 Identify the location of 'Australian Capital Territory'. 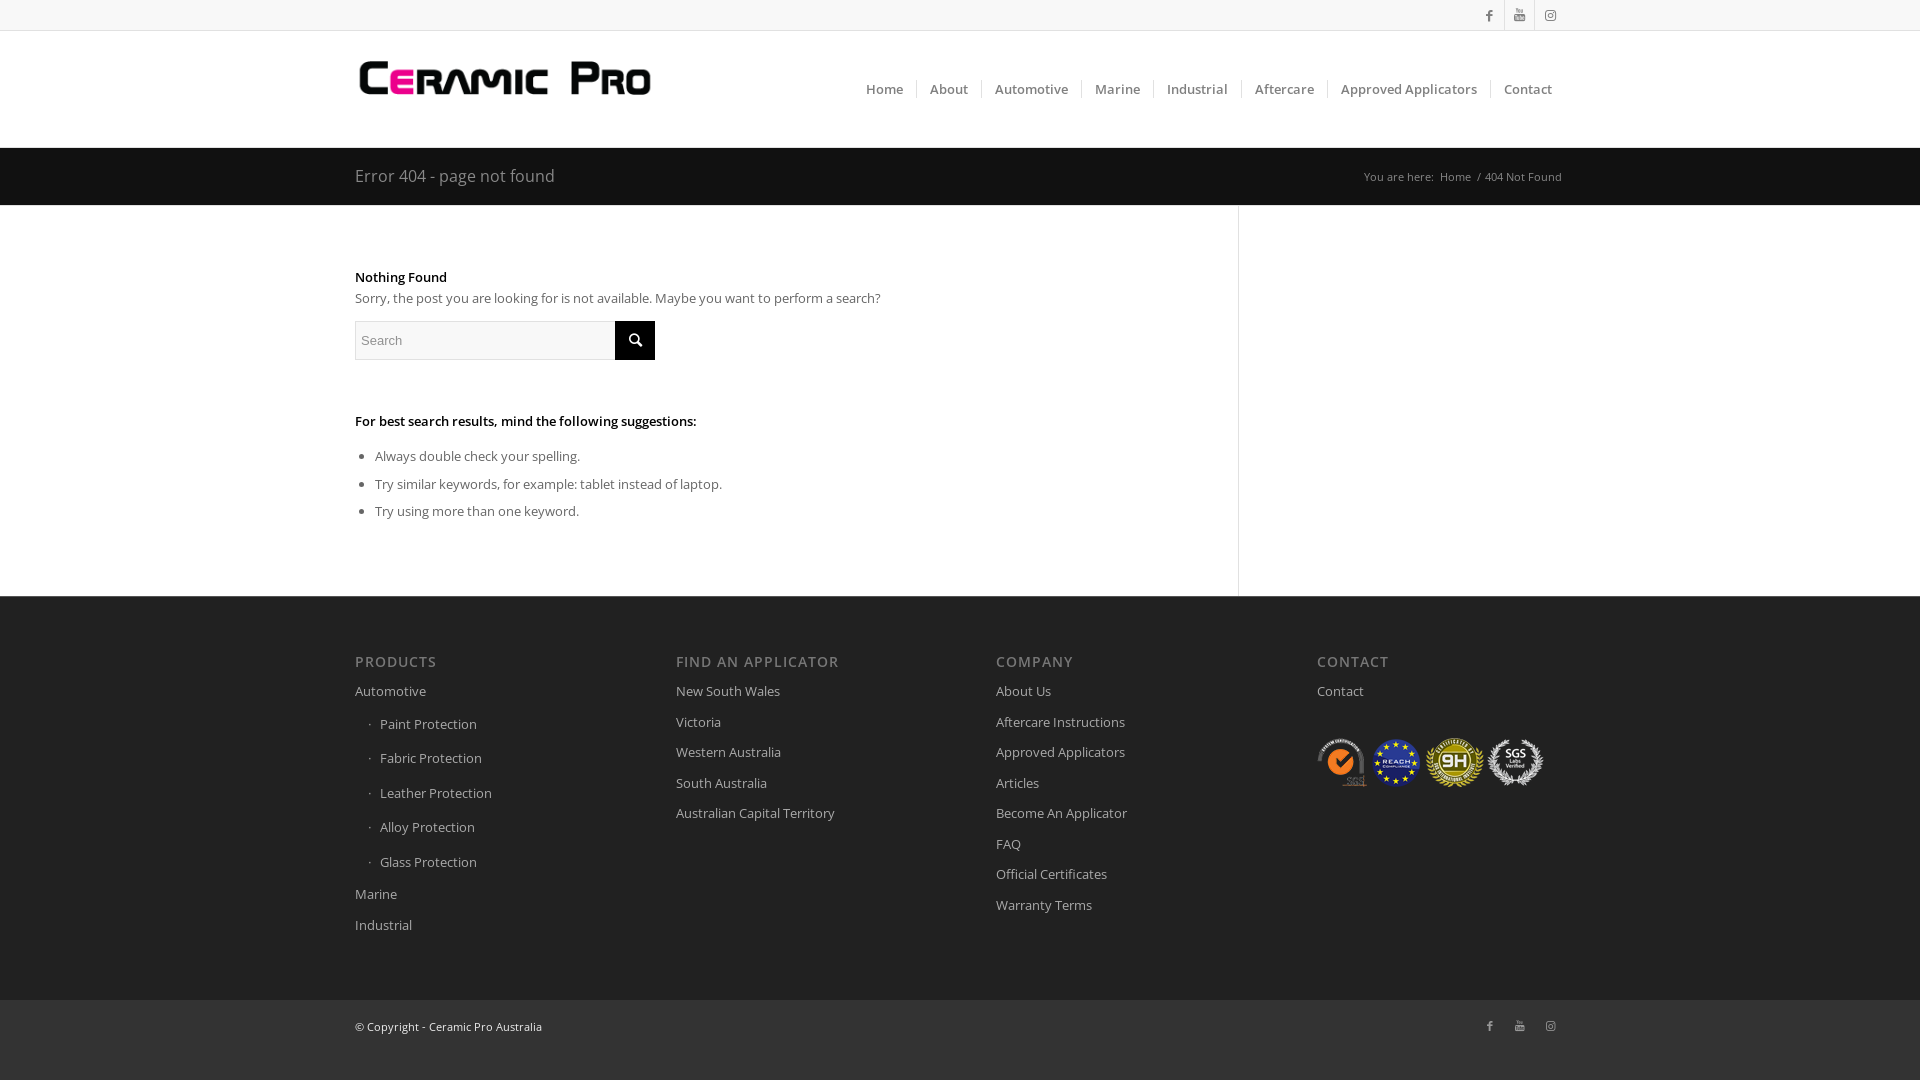
(676, 813).